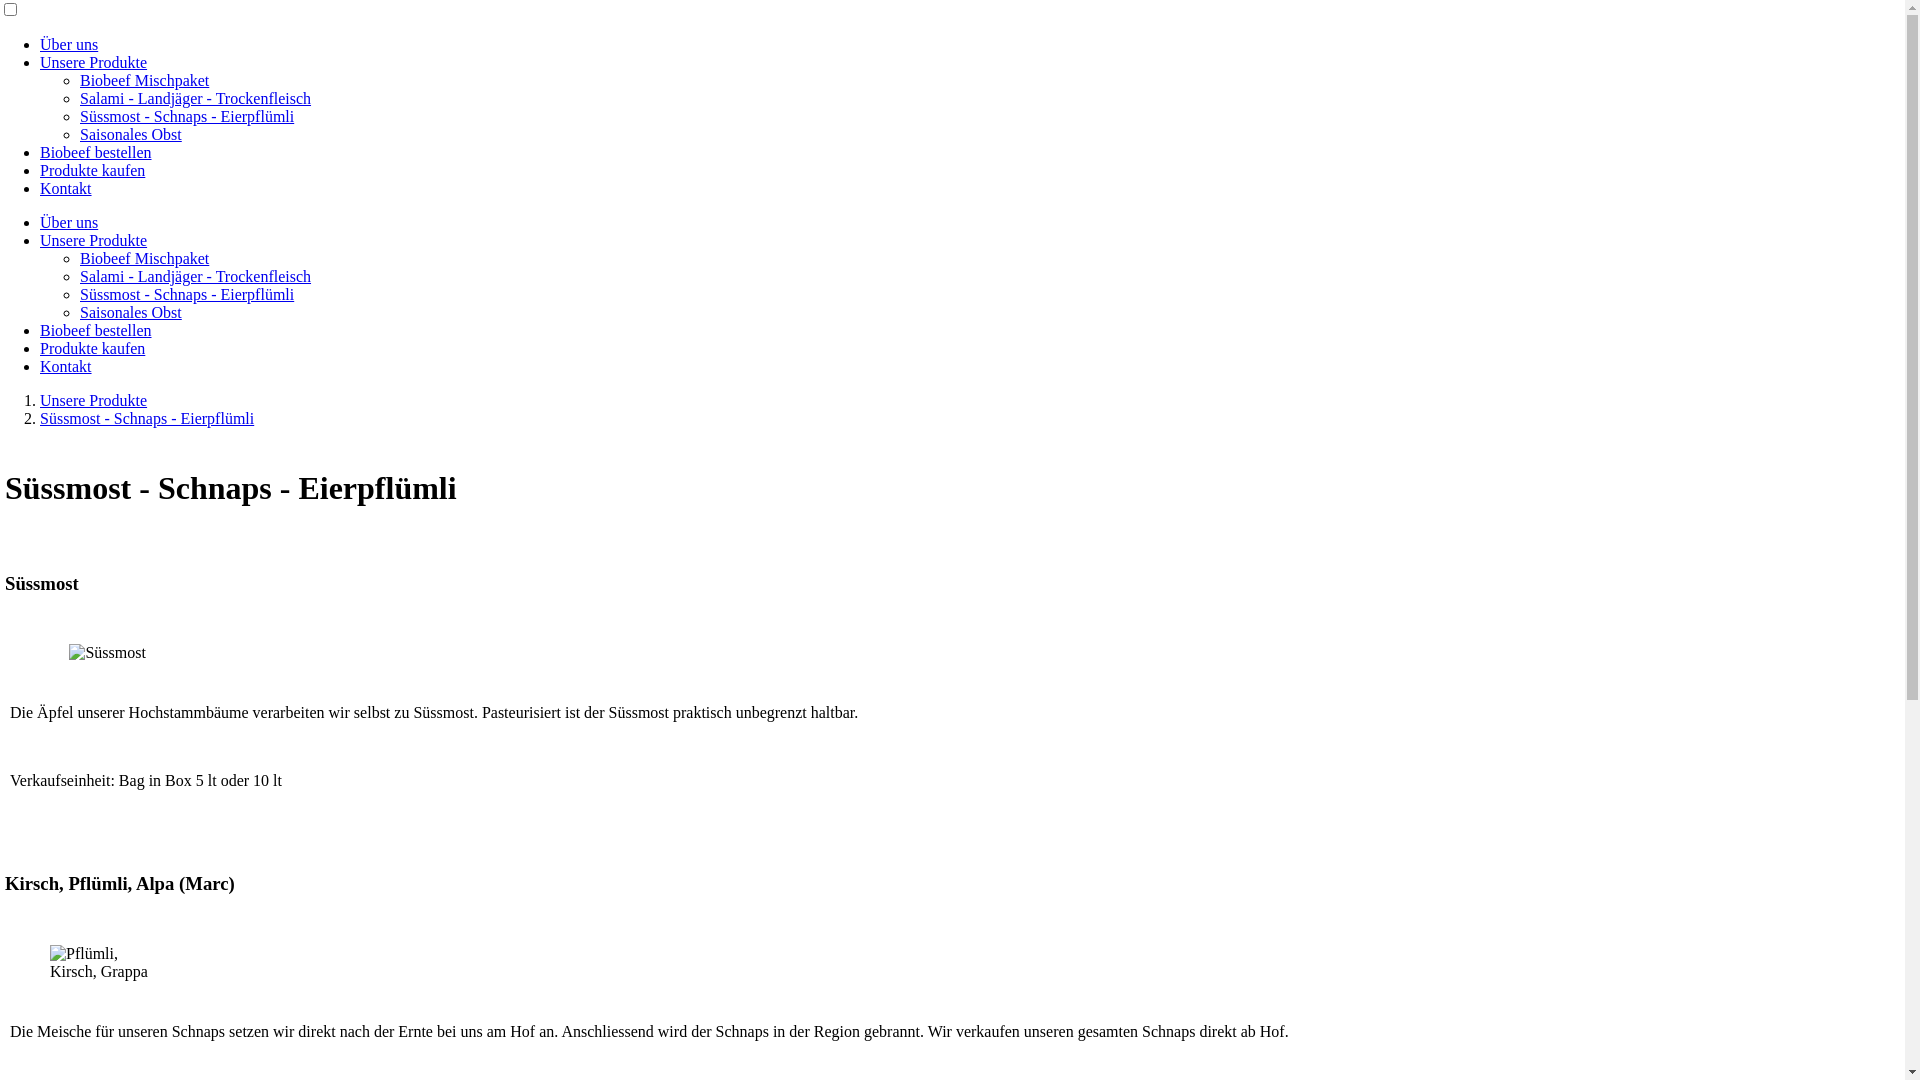  I want to click on 'Biobeef Mischpaket', so click(143, 79).